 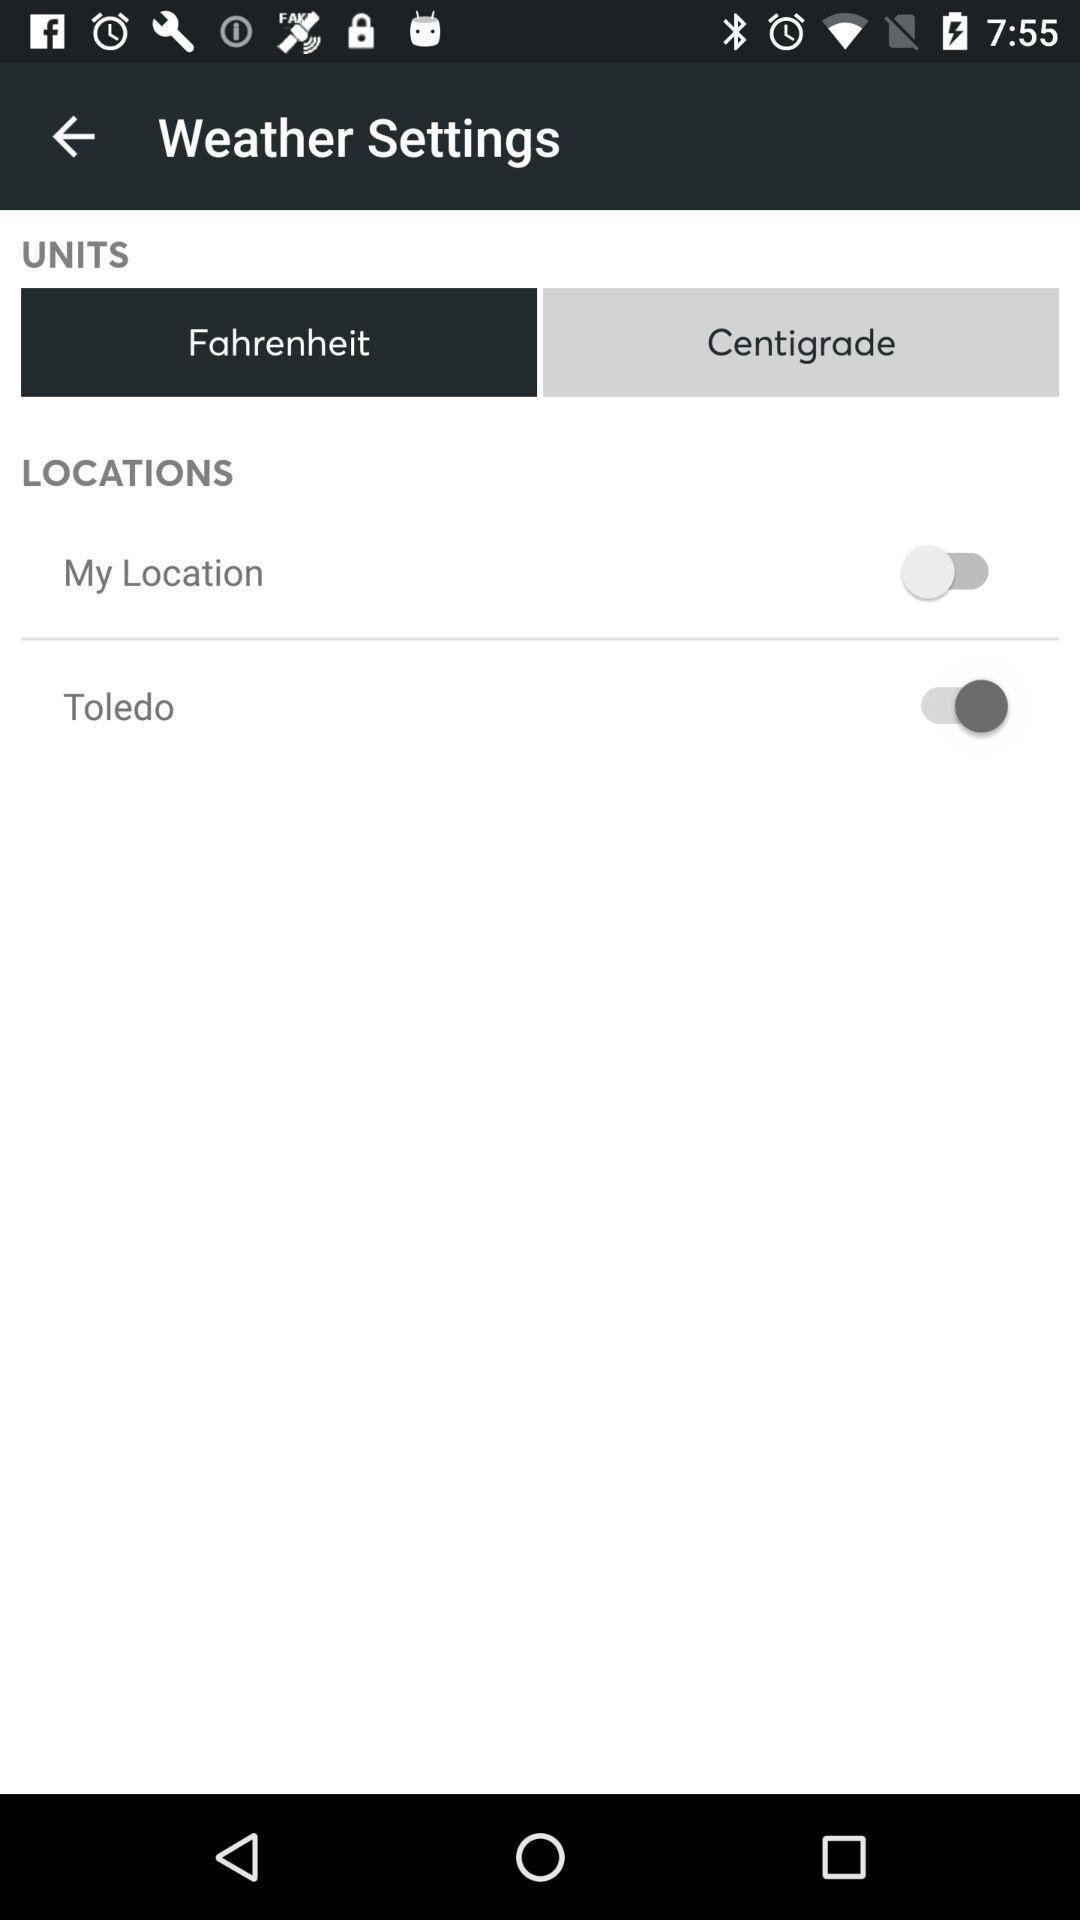 I want to click on the fahrenheit item, so click(x=278, y=342).